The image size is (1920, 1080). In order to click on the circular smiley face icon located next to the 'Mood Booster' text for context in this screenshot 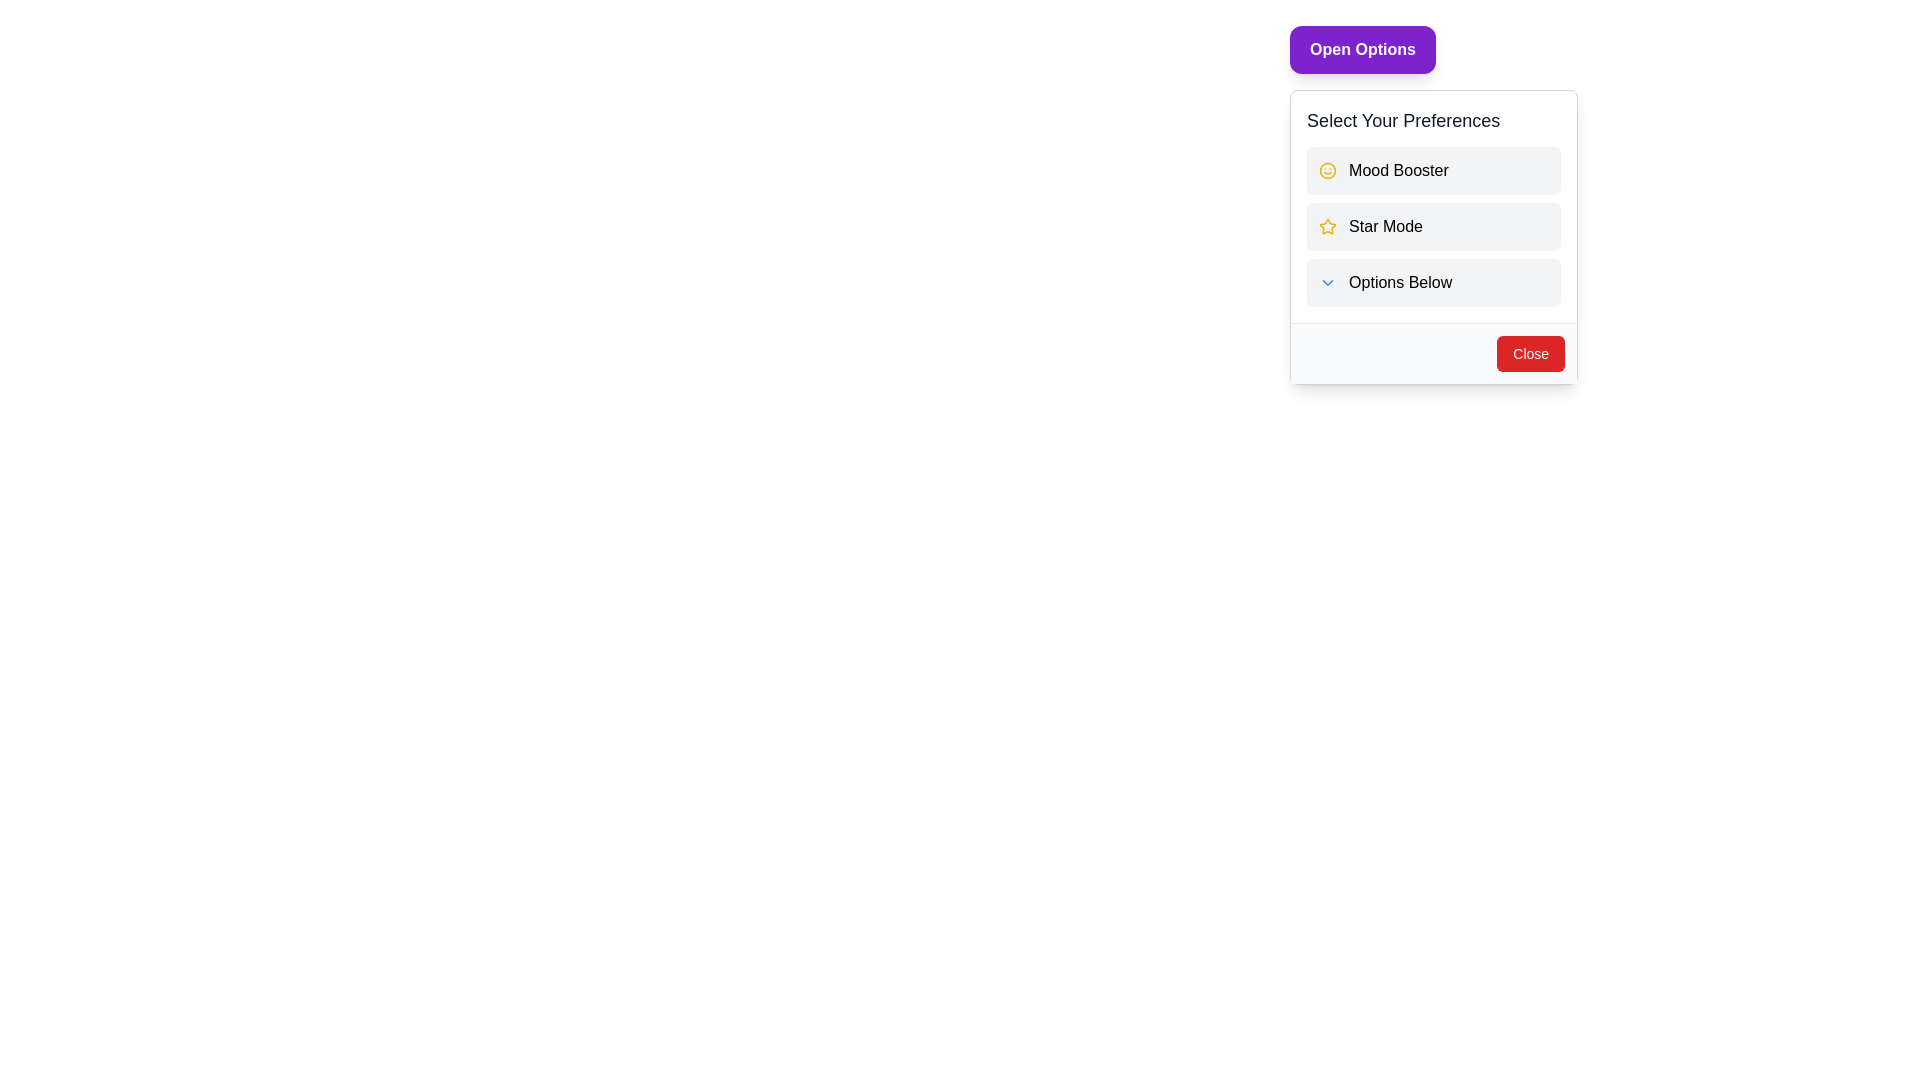, I will do `click(1328, 169)`.